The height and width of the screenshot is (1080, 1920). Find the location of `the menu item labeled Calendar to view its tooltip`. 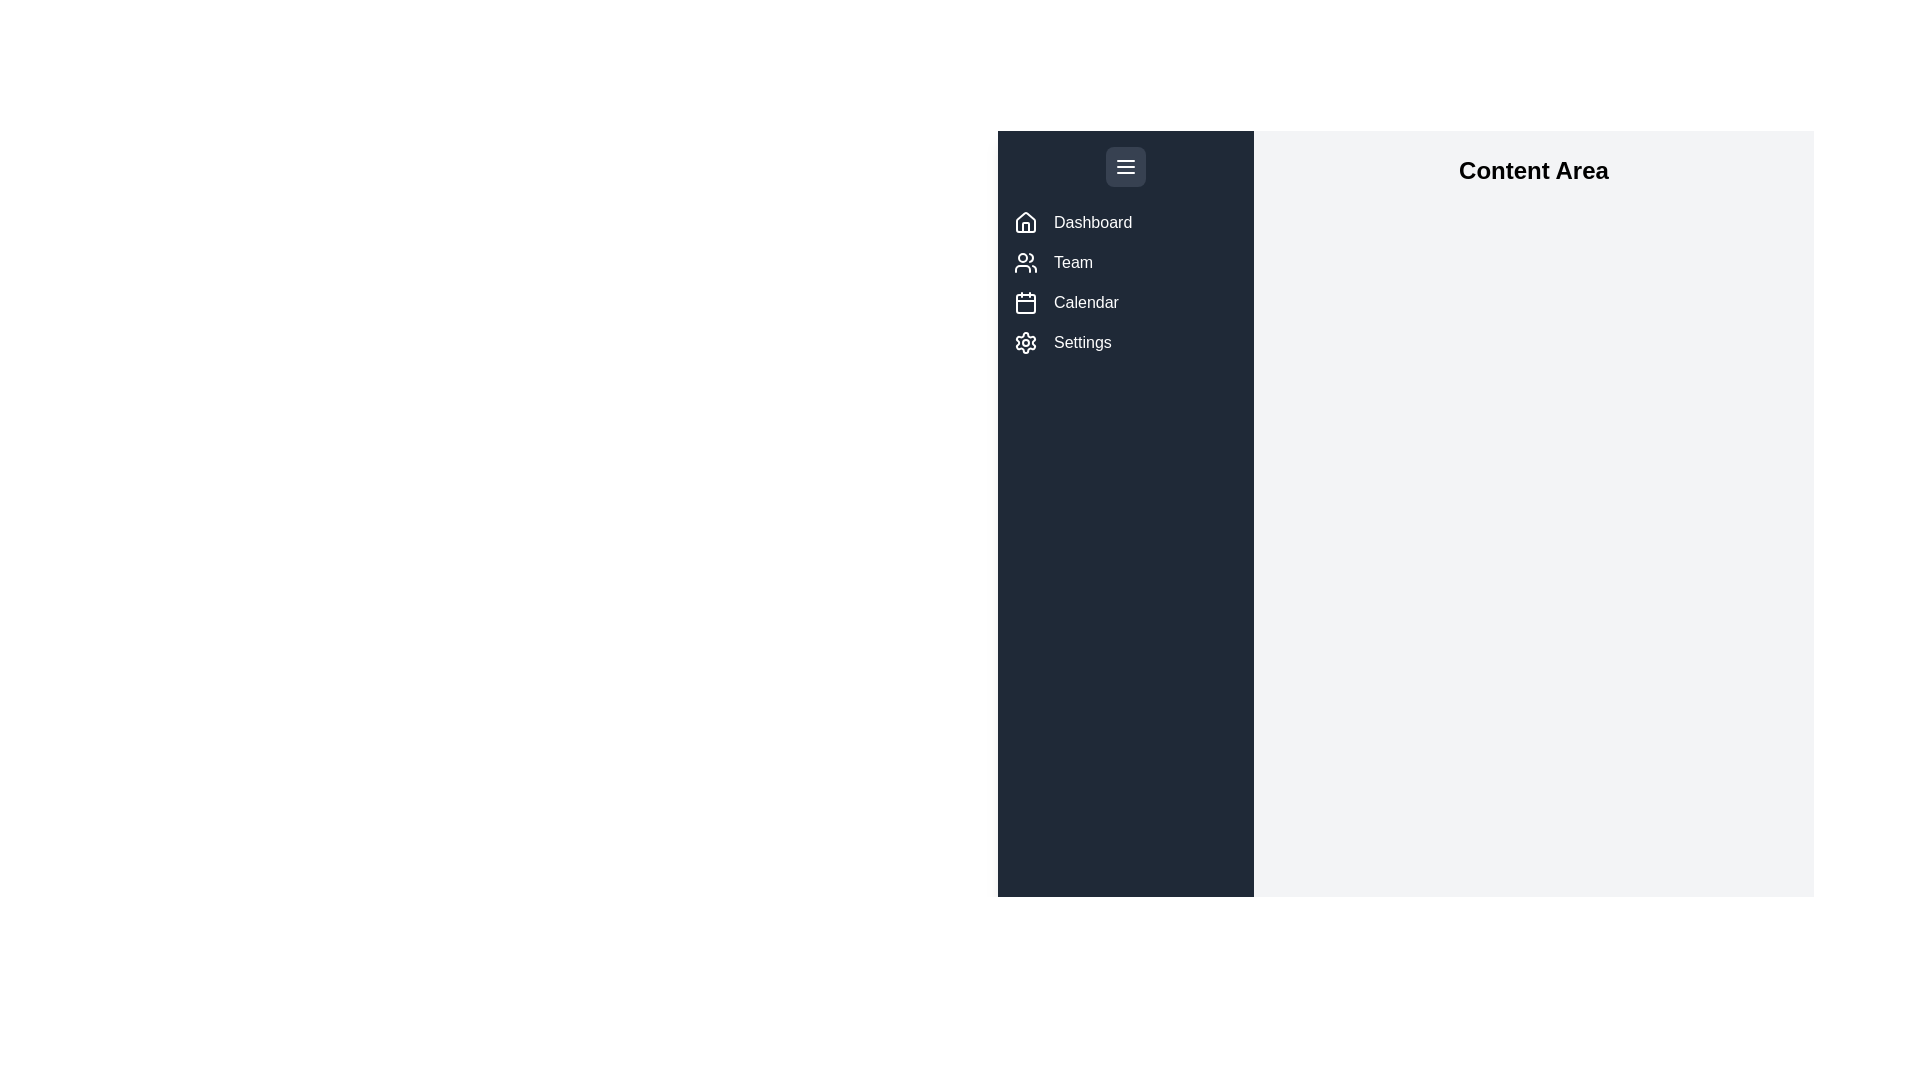

the menu item labeled Calendar to view its tooltip is located at coordinates (1026, 303).